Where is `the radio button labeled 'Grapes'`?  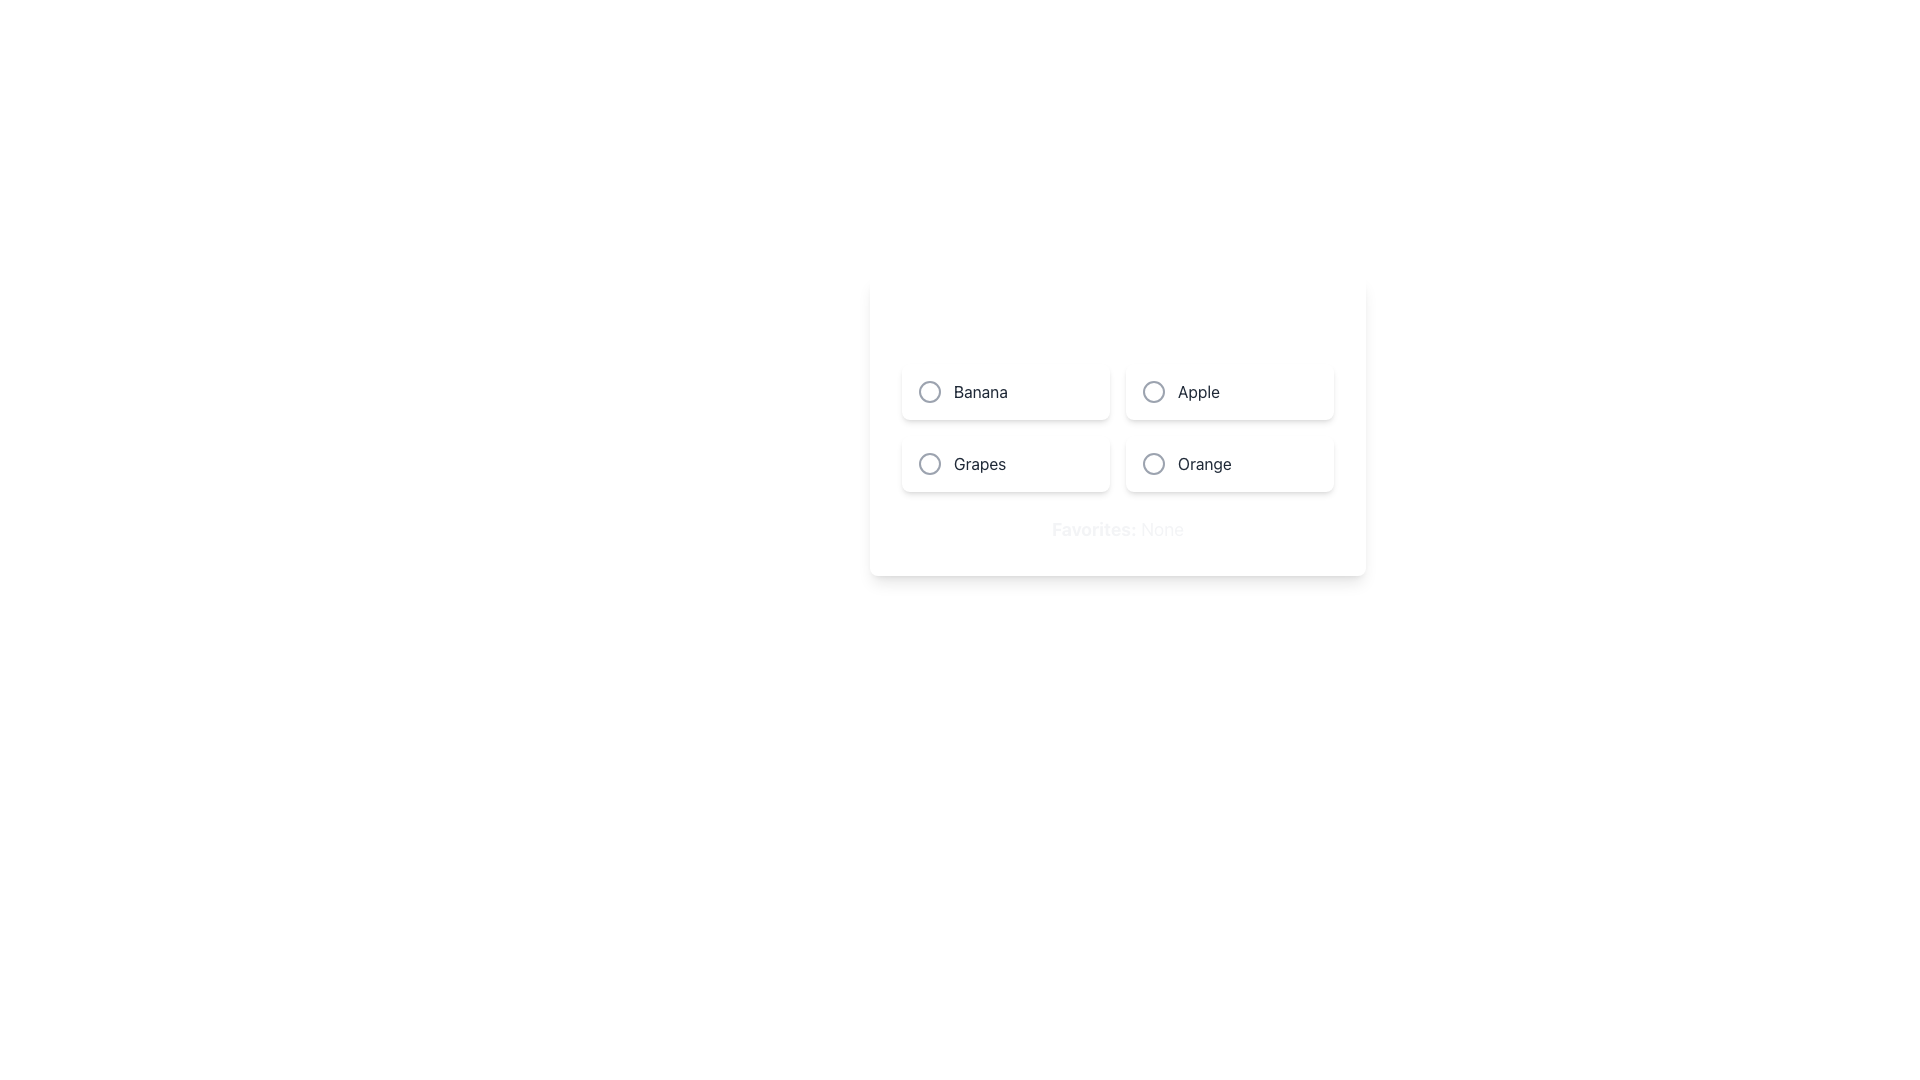 the radio button labeled 'Grapes' is located at coordinates (1006, 463).